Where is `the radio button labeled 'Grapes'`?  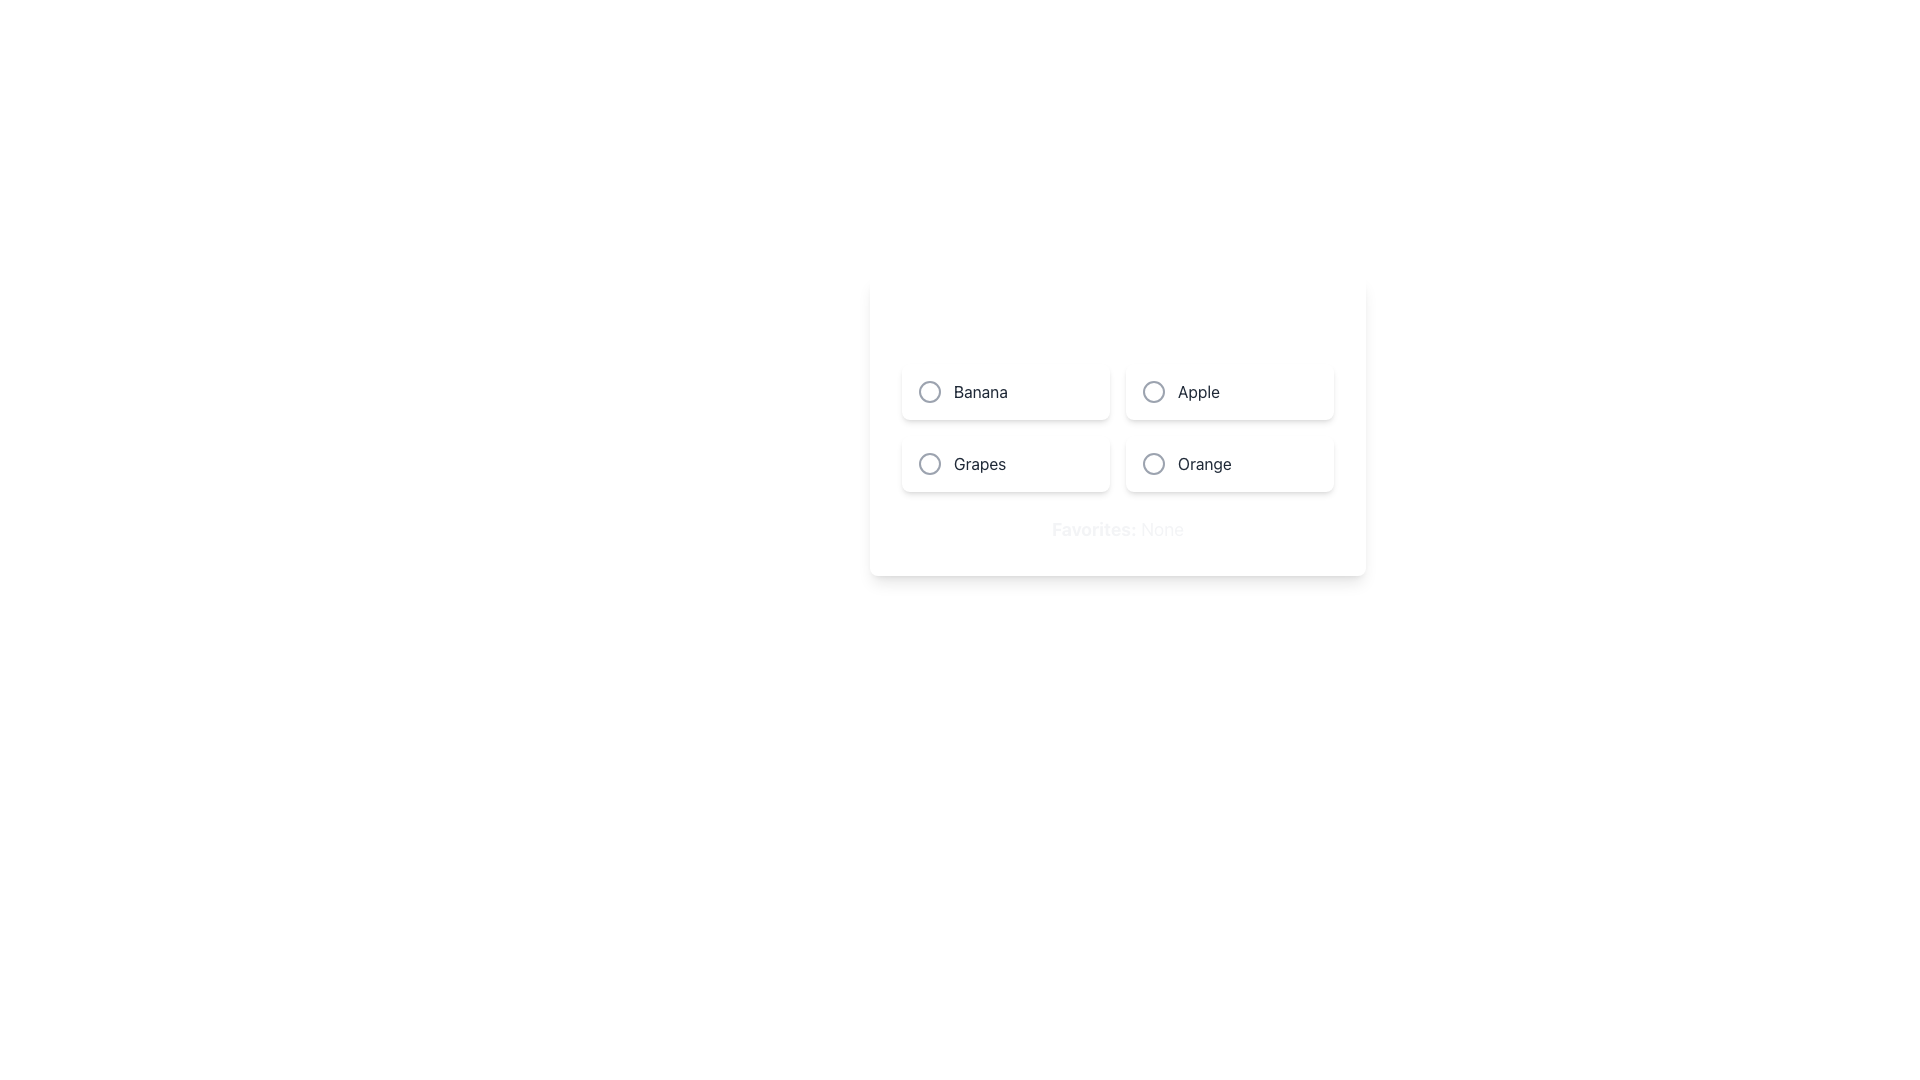 the radio button labeled 'Grapes' is located at coordinates (1006, 463).